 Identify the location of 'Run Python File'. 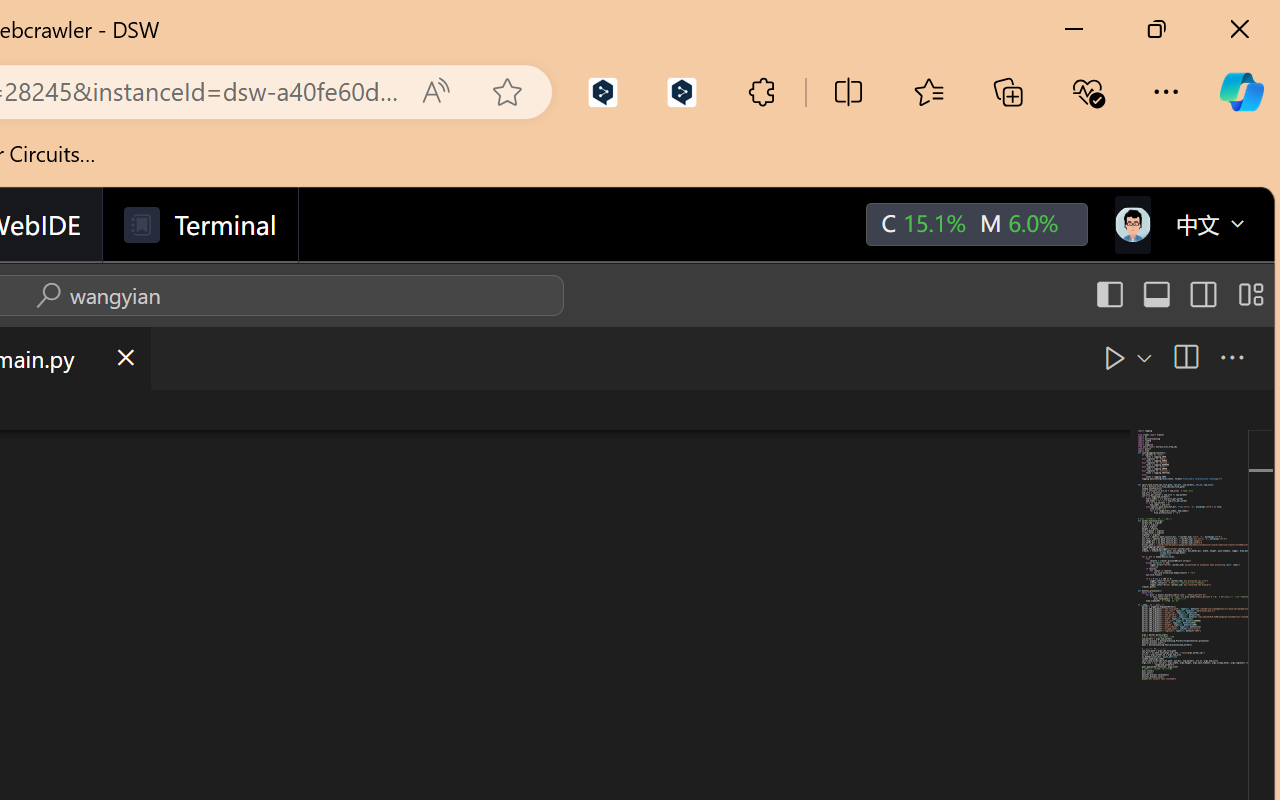
(1113, 357).